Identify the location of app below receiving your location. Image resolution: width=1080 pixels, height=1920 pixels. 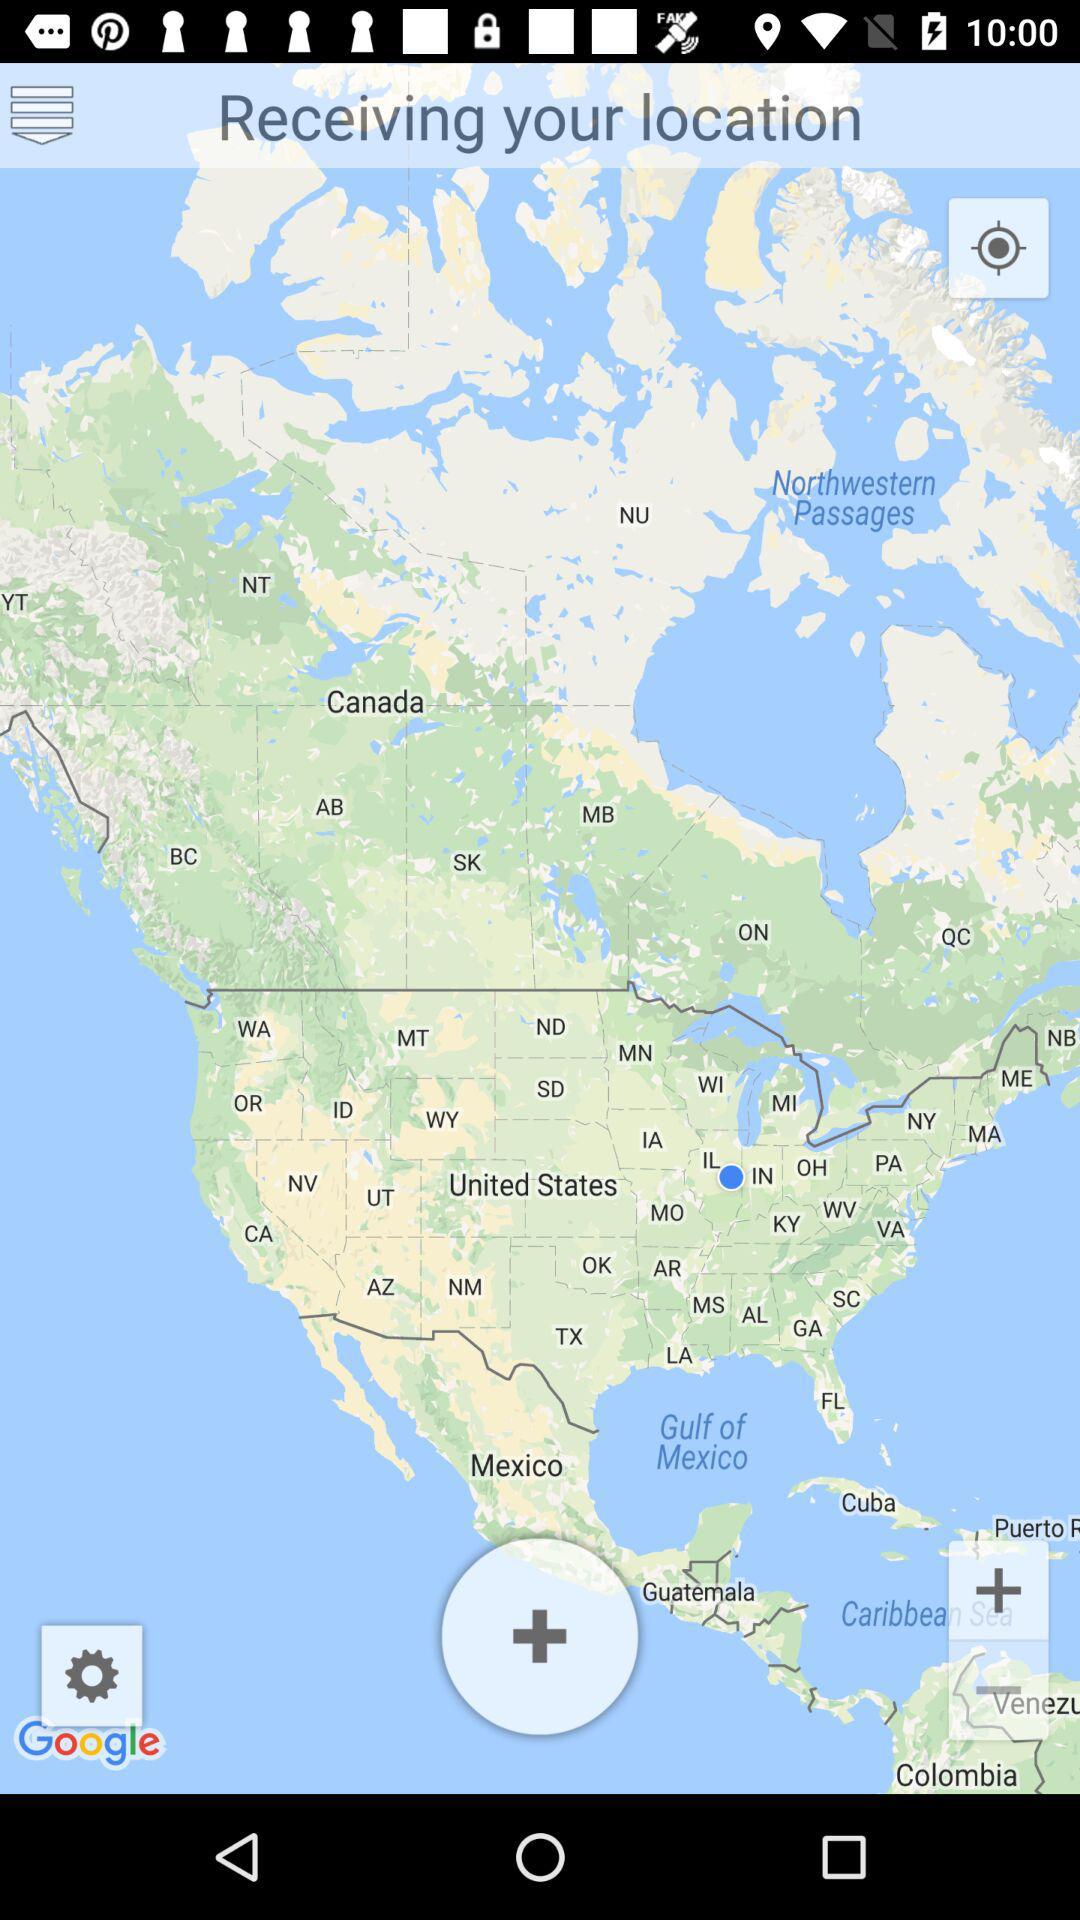
(540, 1636).